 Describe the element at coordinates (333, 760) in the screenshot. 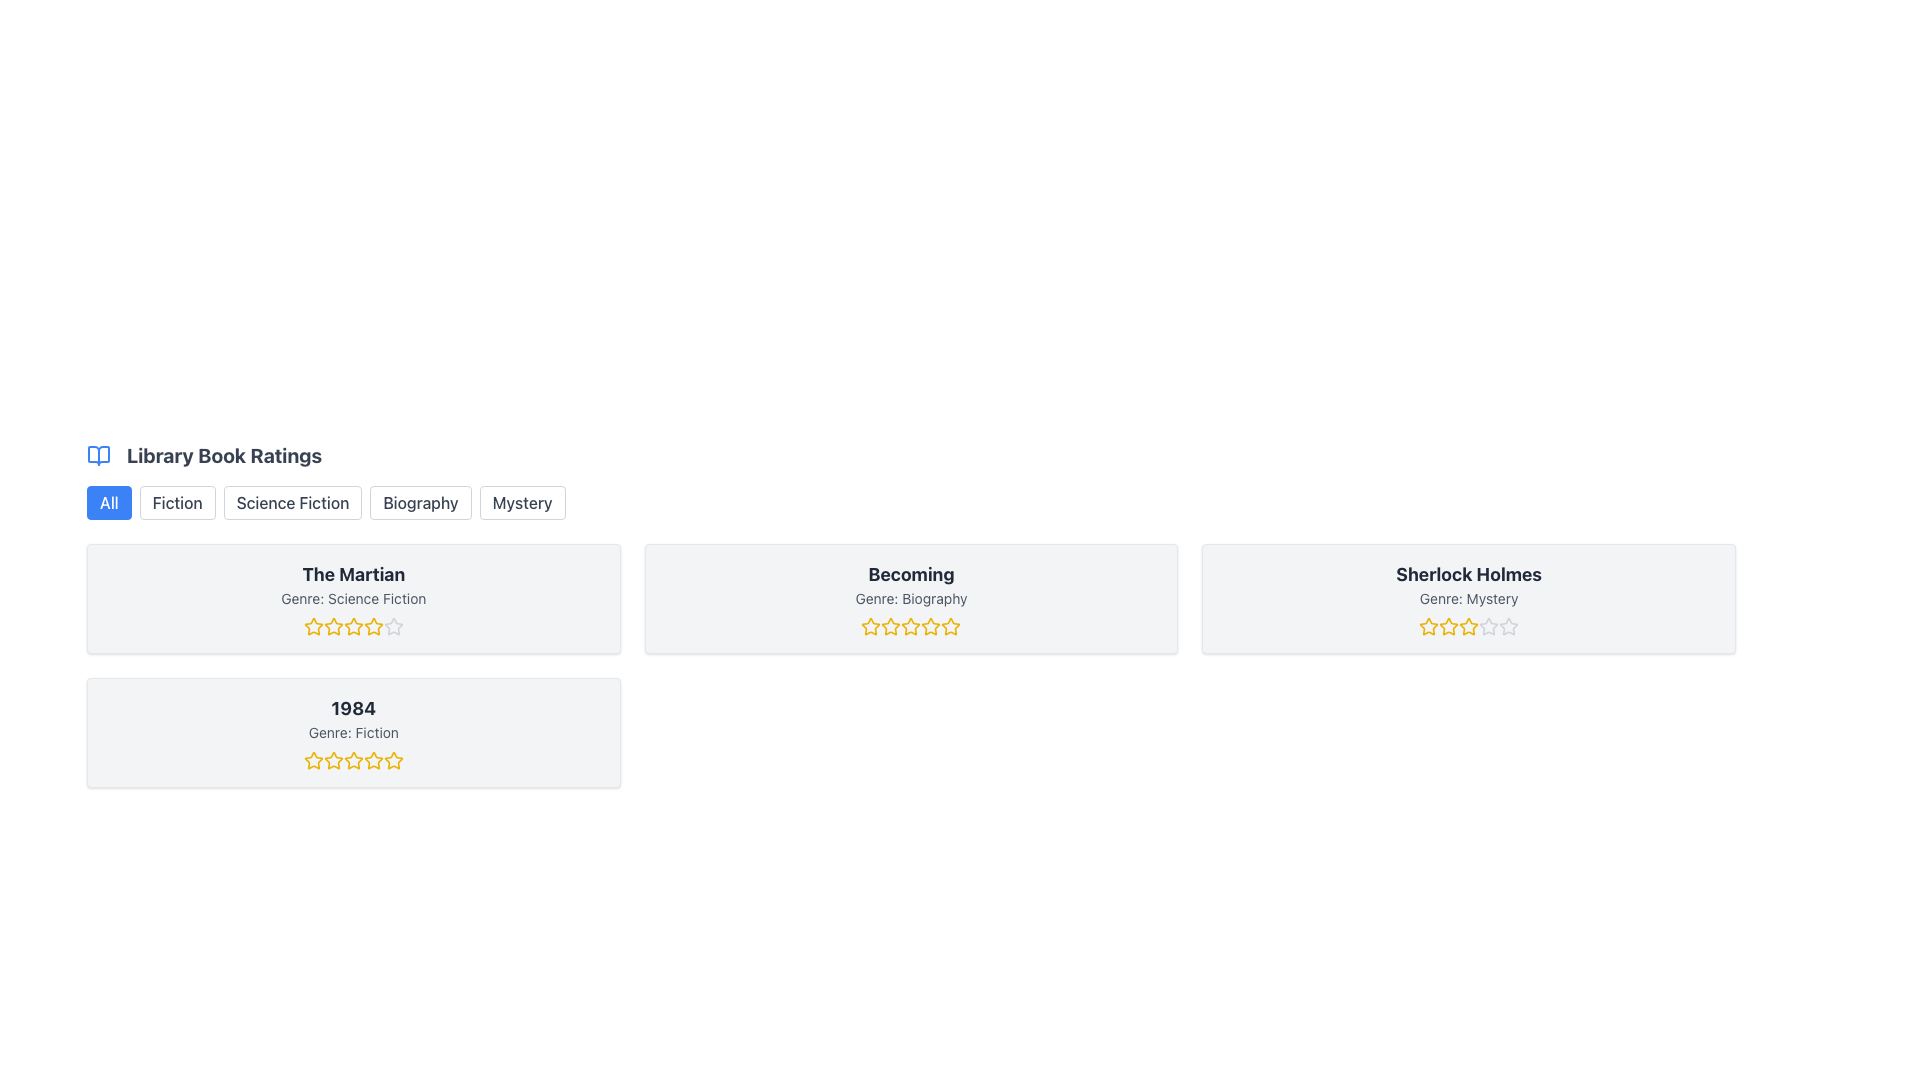

I see `the second star icon in the star-based rating system below the '1984' book title` at that location.